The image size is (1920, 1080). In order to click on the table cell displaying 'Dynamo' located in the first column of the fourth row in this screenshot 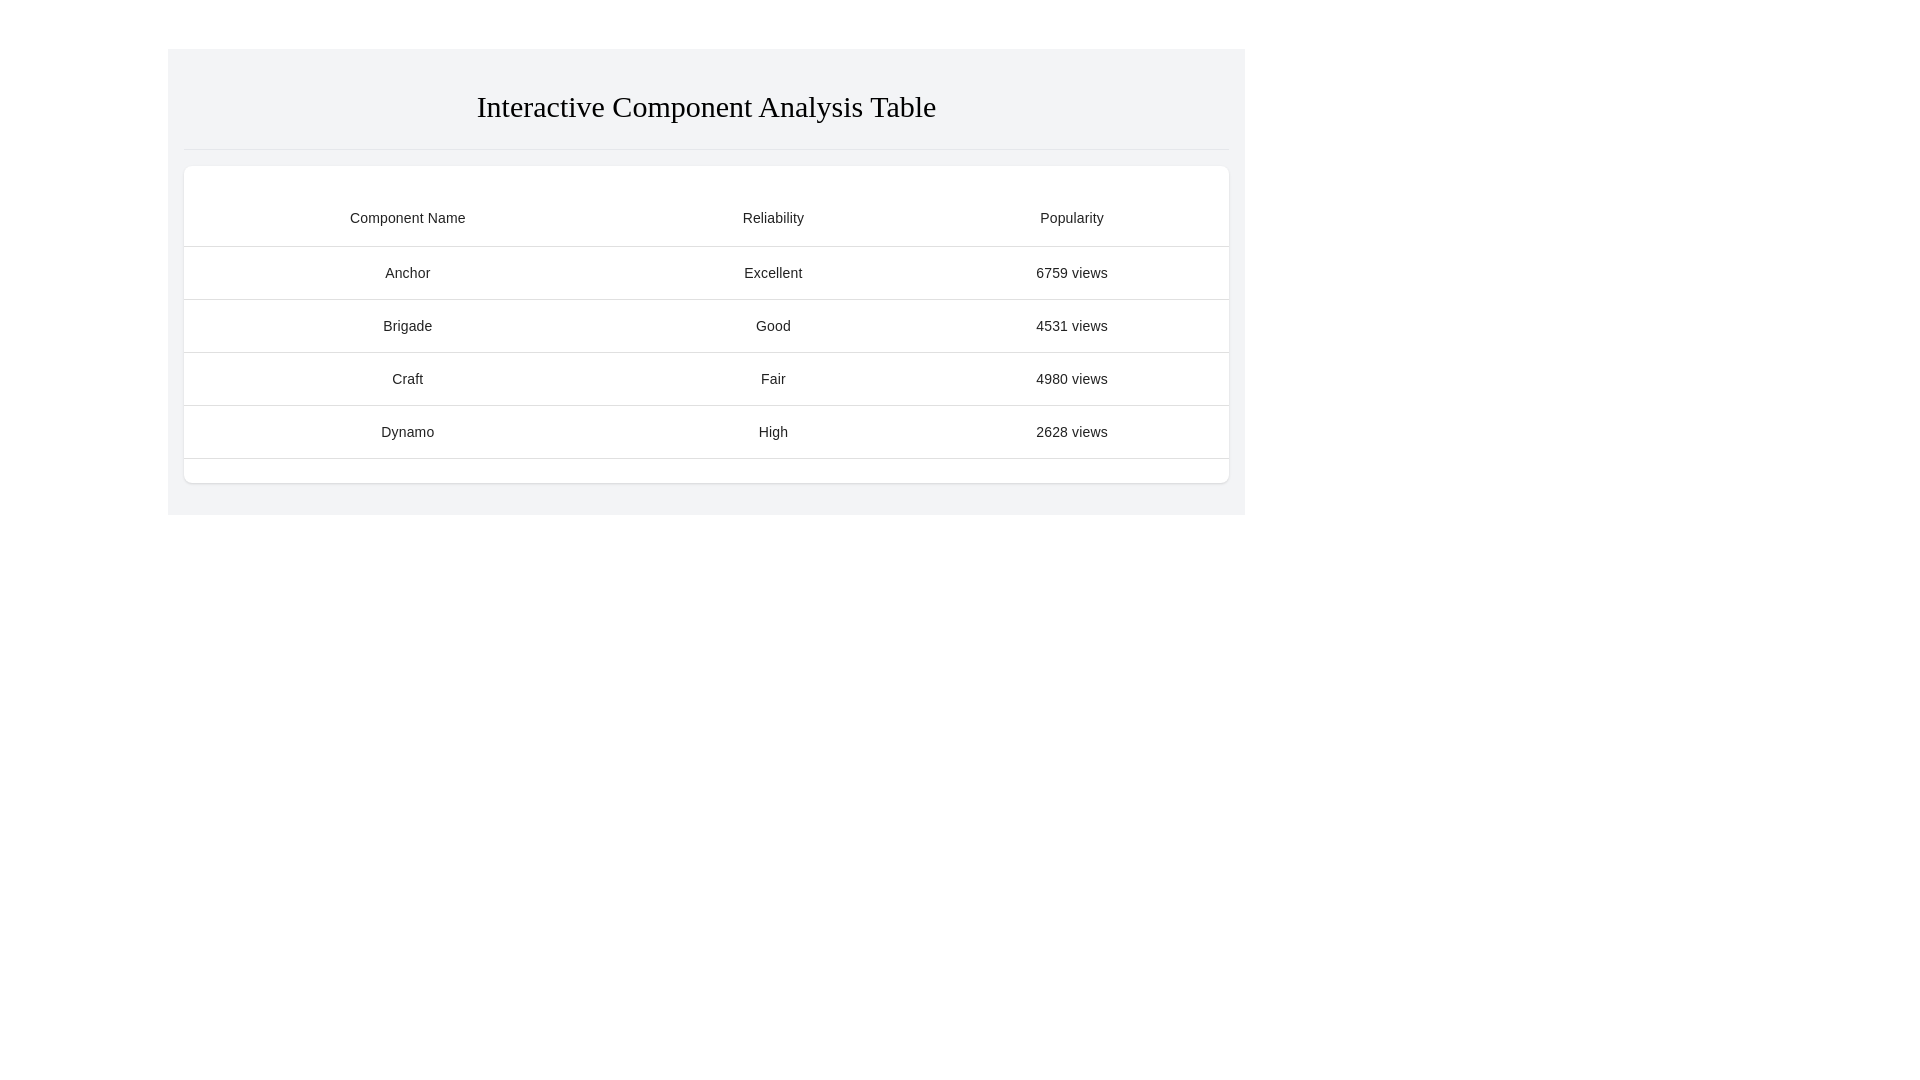, I will do `click(406, 431)`.